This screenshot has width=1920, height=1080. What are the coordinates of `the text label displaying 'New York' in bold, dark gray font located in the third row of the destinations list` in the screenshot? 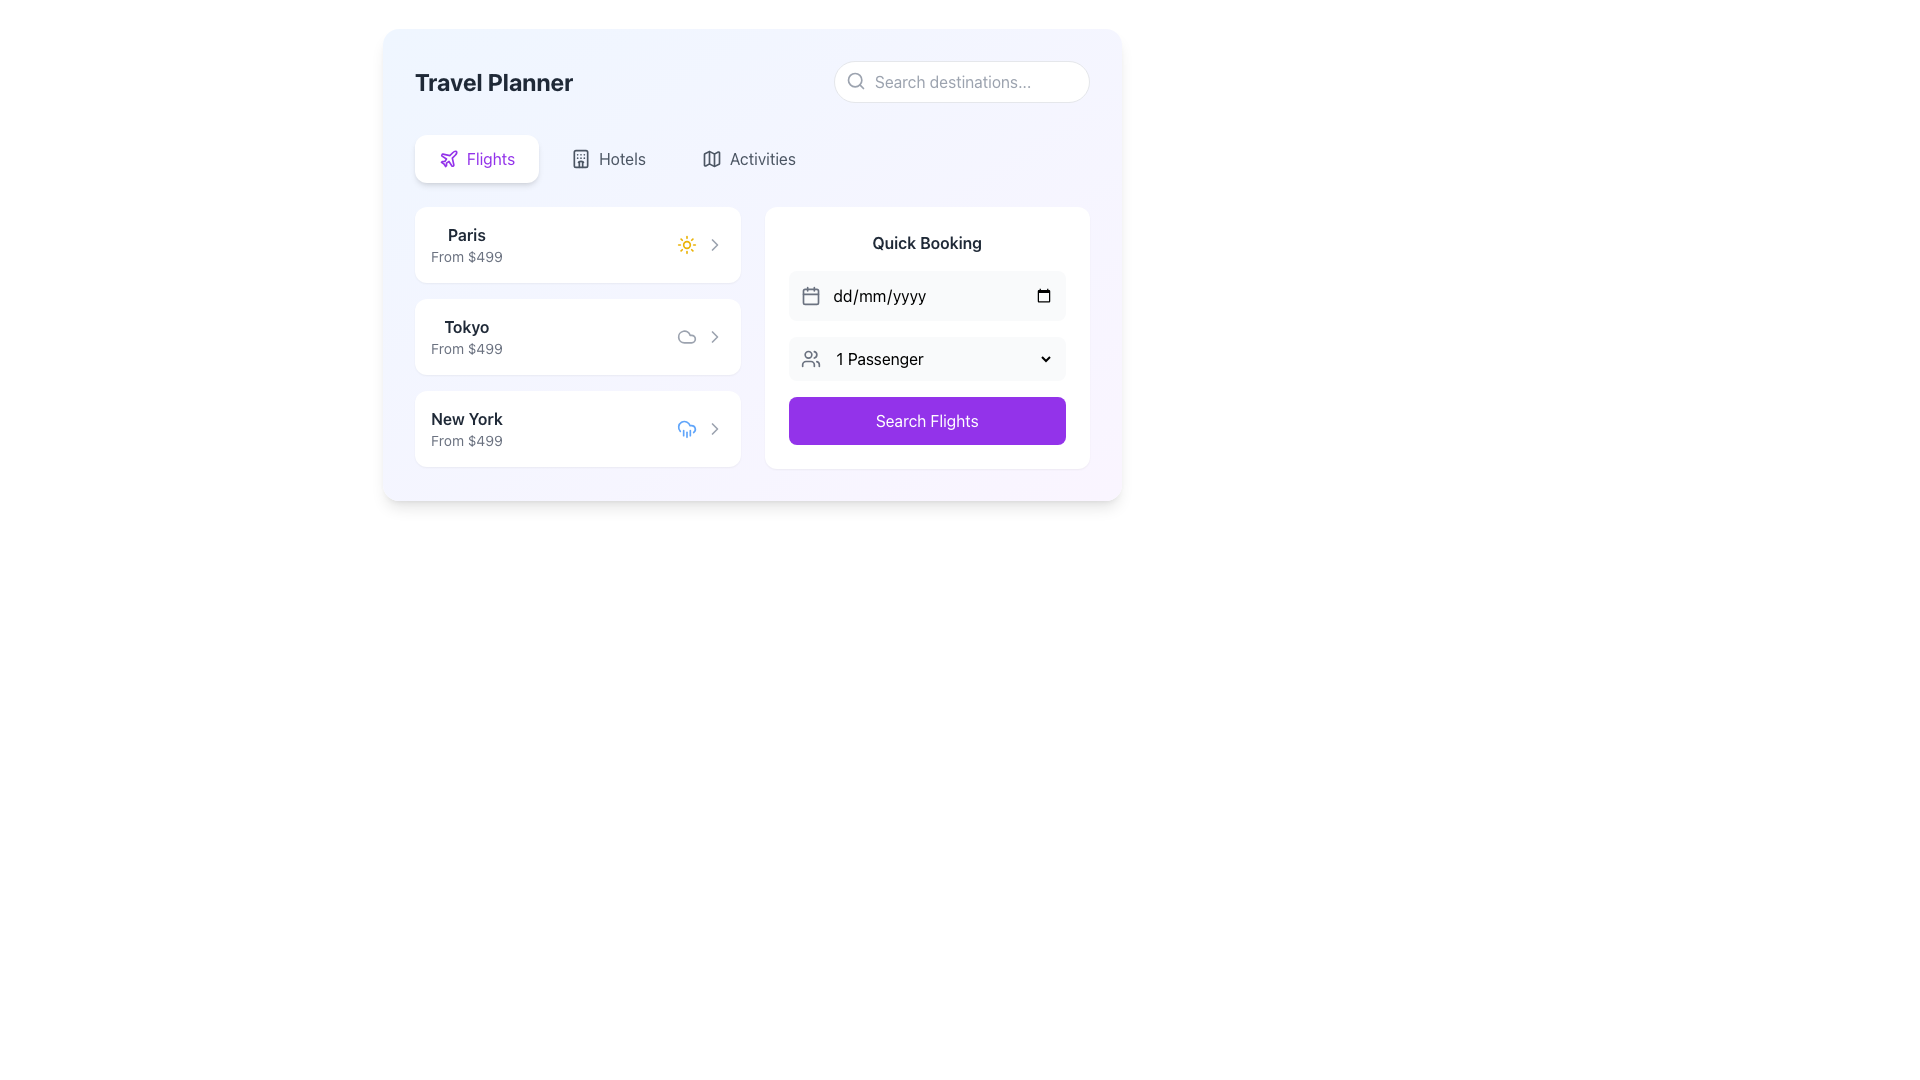 It's located at (465, 418).